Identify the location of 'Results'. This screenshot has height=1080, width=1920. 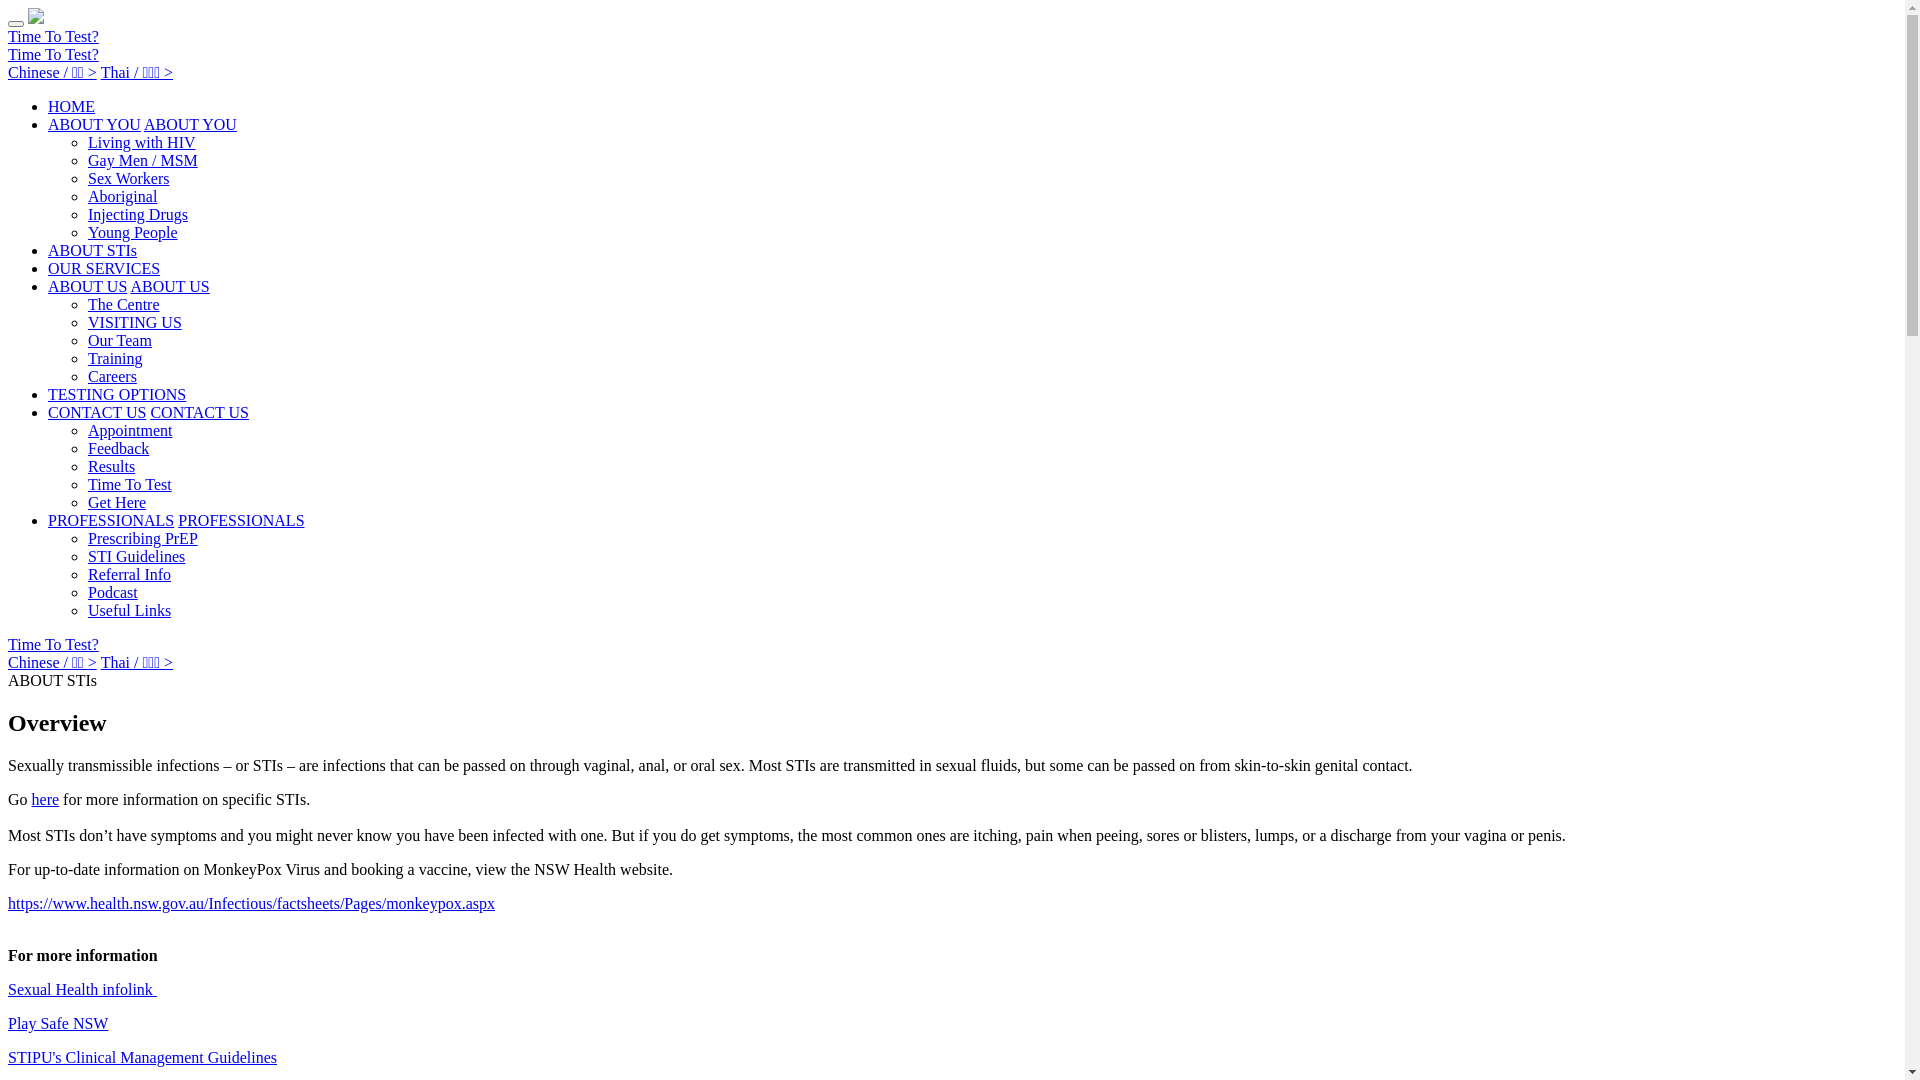
(110, 466).